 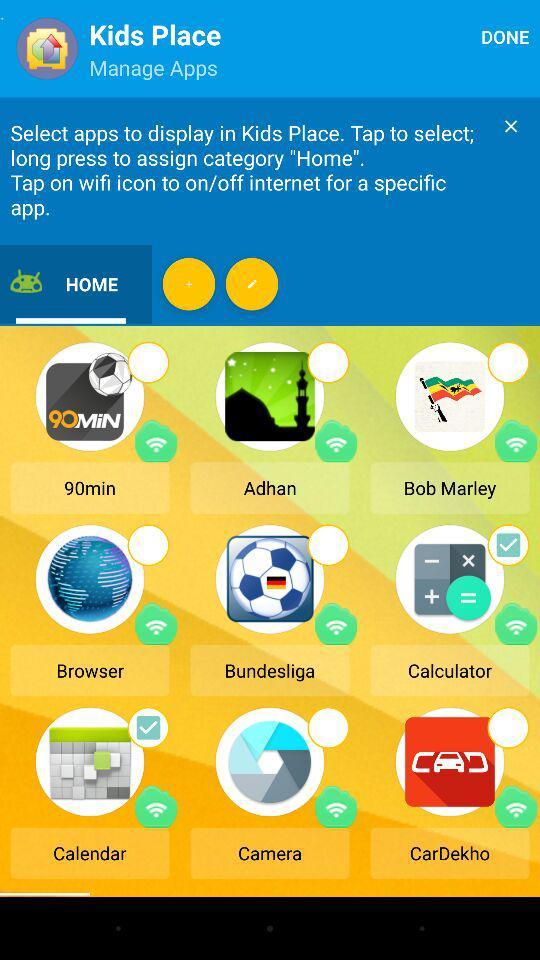 What do you see at coordinates (336, 441) in the screenshot?
I see `turn on or off internet for app` at bounding box center [336, 441].